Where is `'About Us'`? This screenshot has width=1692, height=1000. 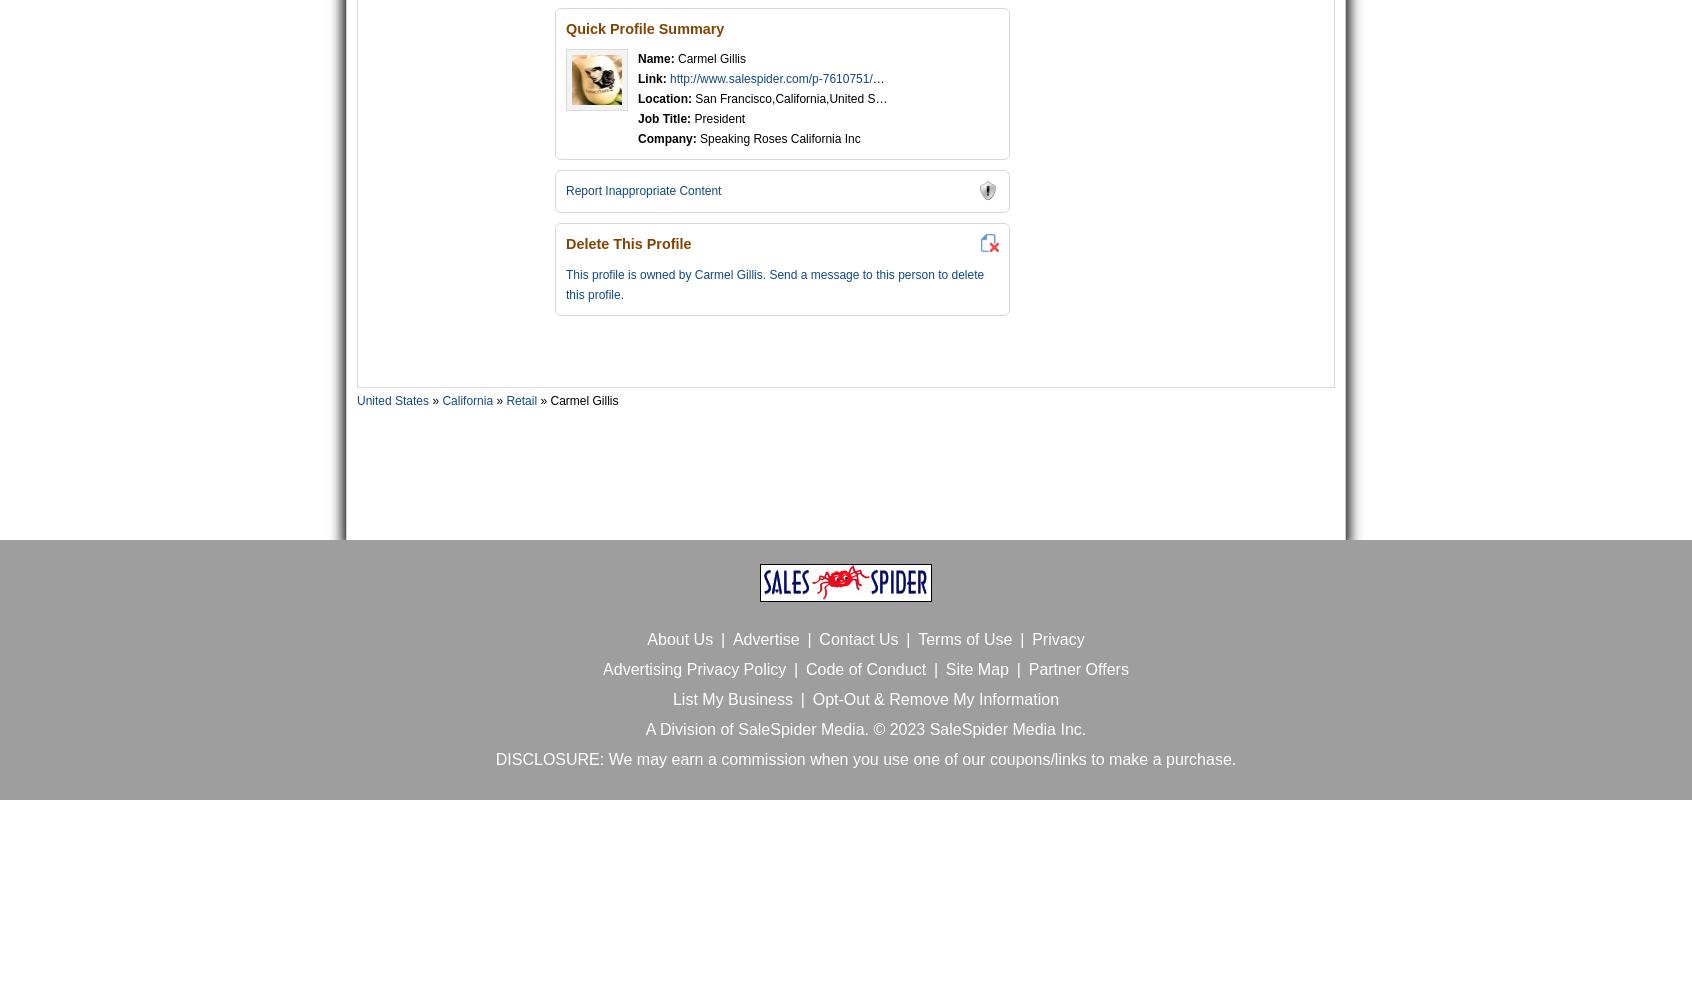 'About Us' is located at coordinates (680, 638).